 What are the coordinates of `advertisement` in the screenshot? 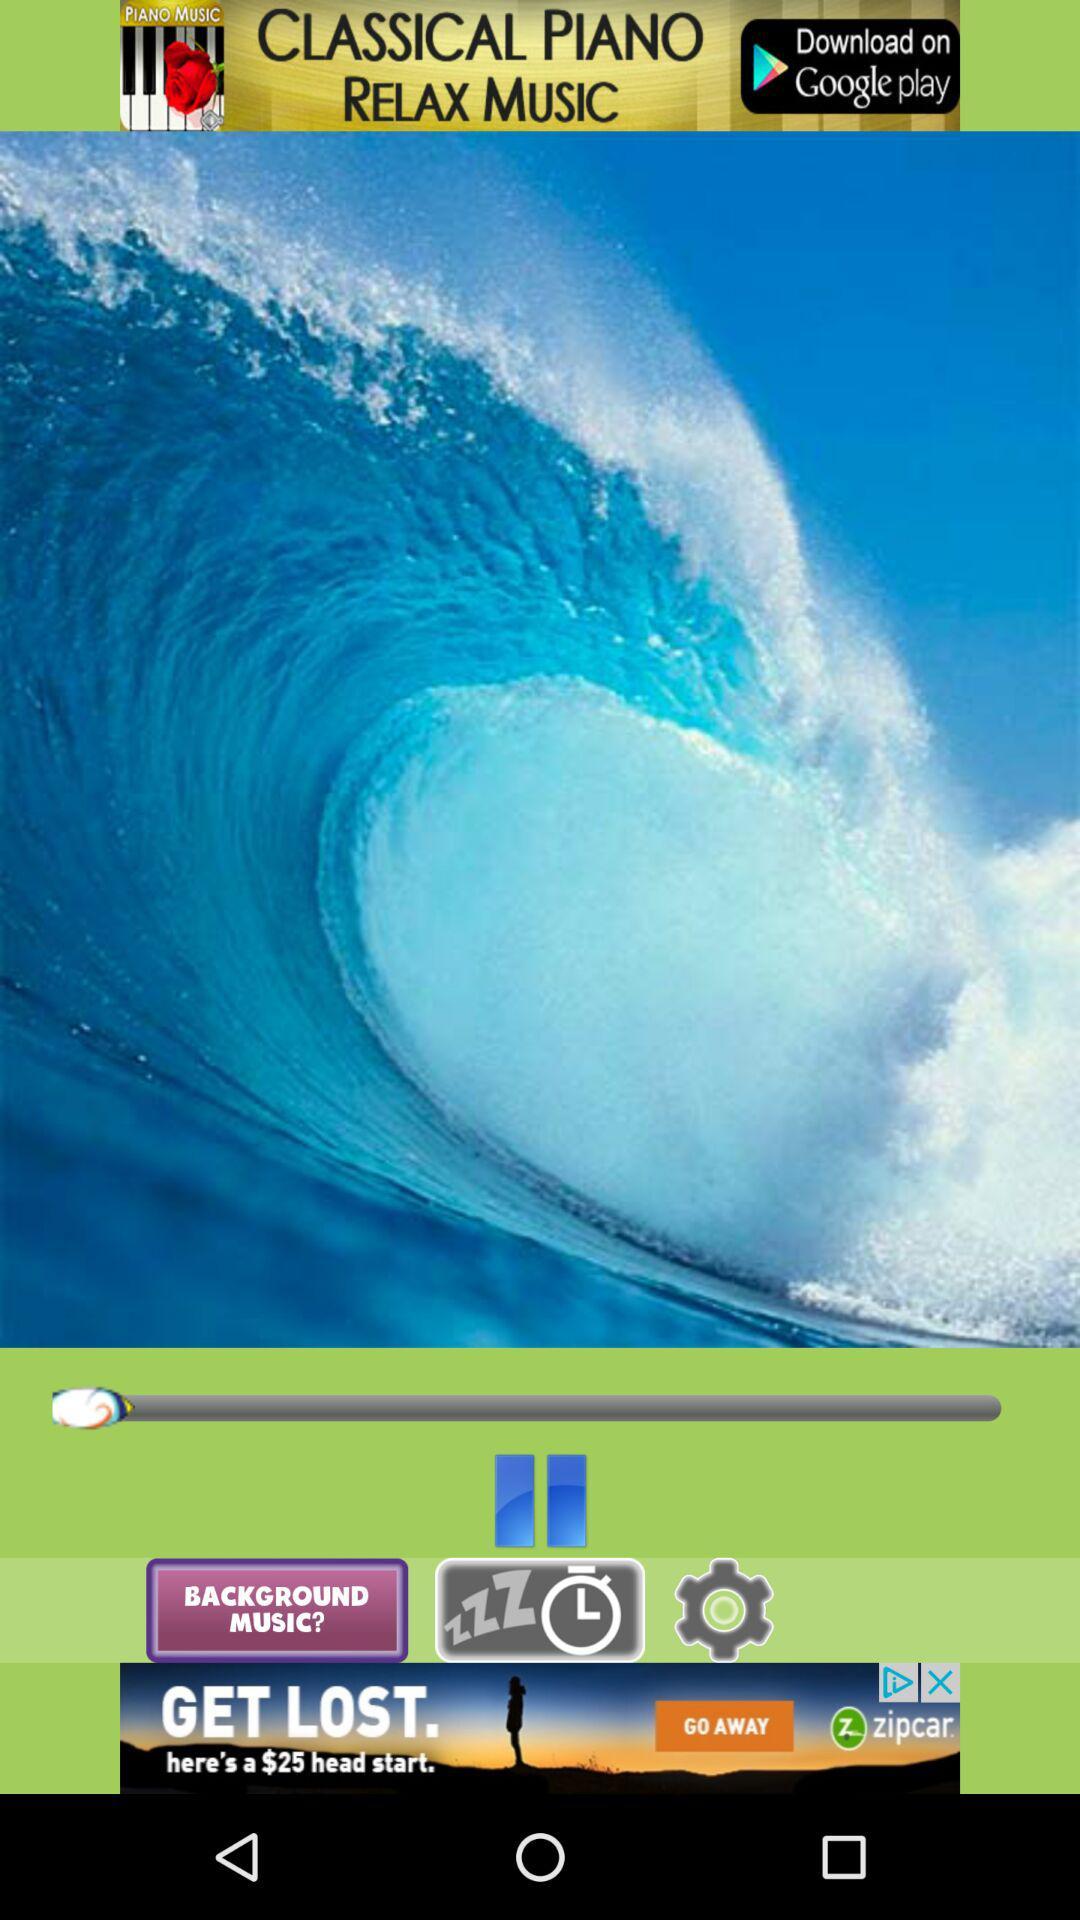 It's located at (540, 65).